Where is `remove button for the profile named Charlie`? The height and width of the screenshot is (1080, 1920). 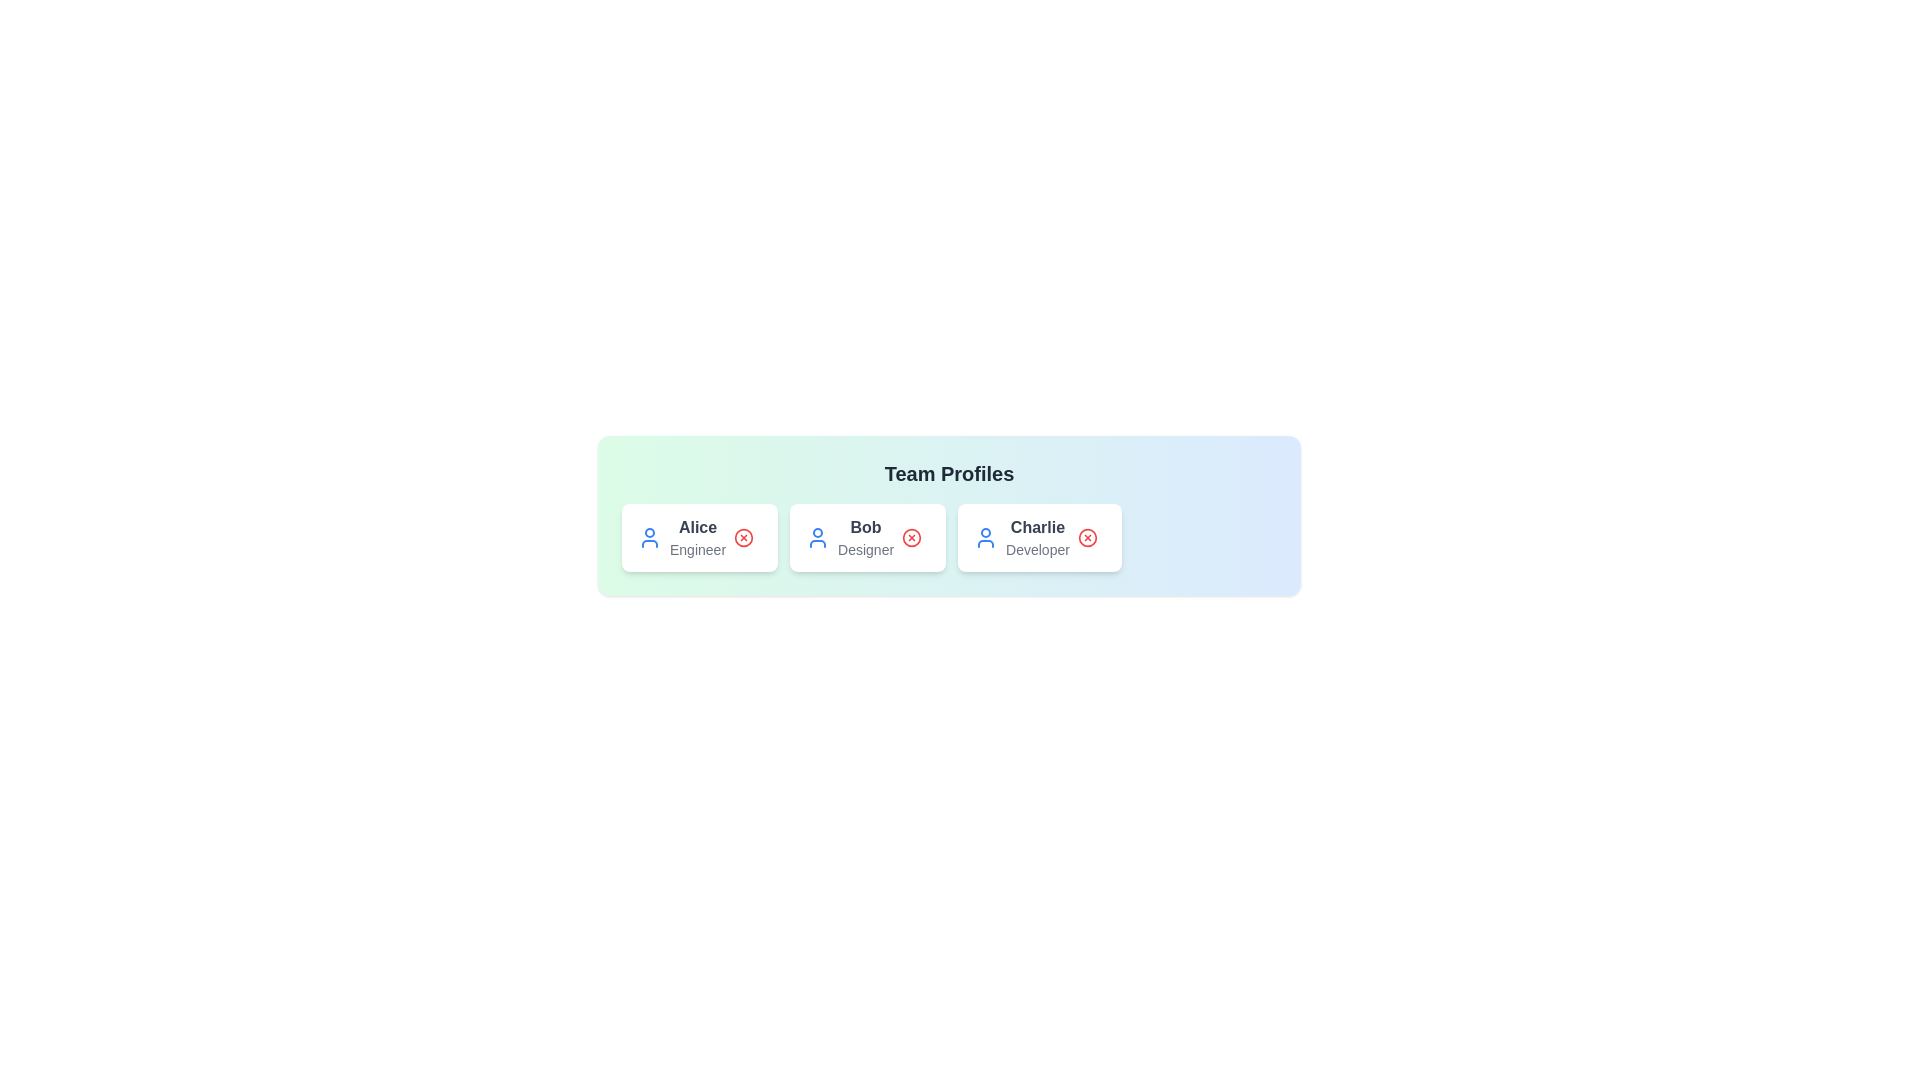
remove button for the profile named Charlie is located at coordinates (1086, 536).